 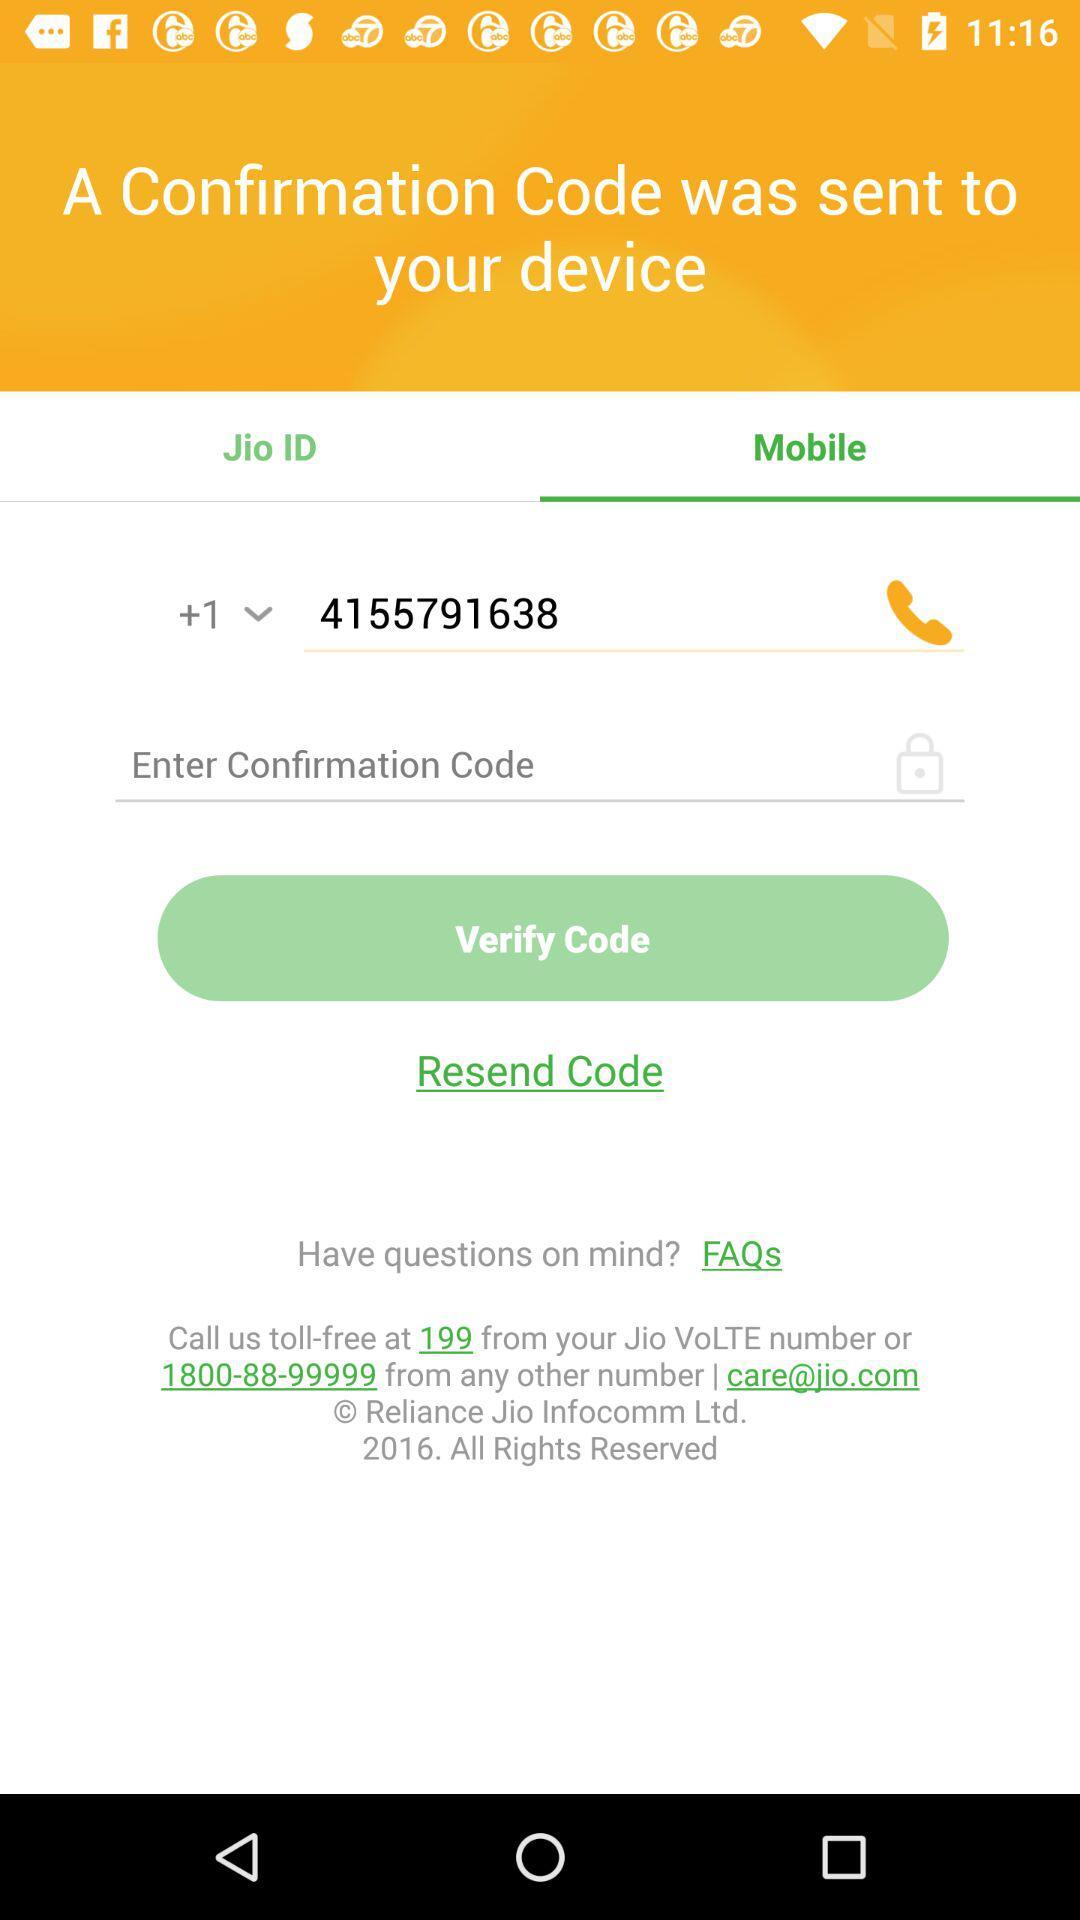 What do you see at coordinates (257, 613) in the screenshot?
I see `country code` at bounding box center [257, 613].